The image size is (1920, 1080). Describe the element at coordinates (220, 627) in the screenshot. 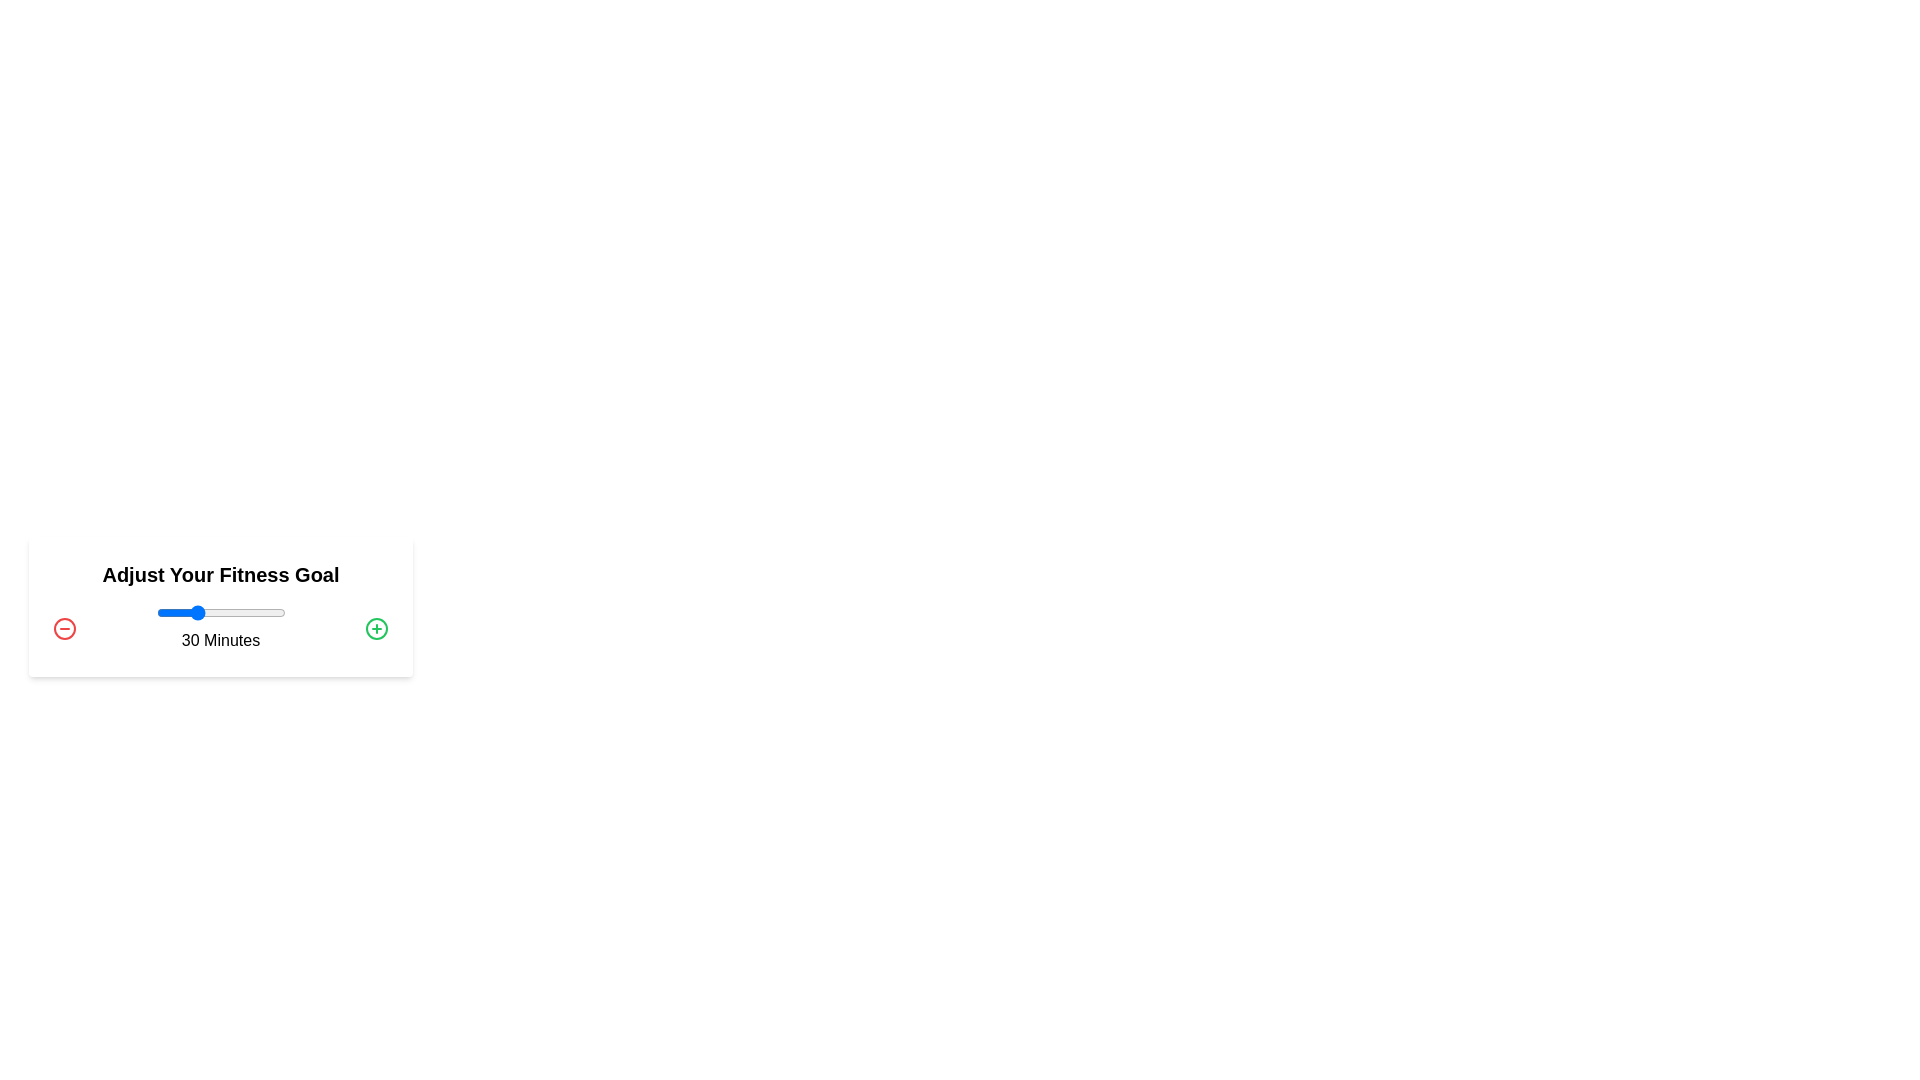

I see `the text label displaying '30 Minutes' located at the bottom of the UI block titled 'Adjust Your Fitness Goal'` at that location.